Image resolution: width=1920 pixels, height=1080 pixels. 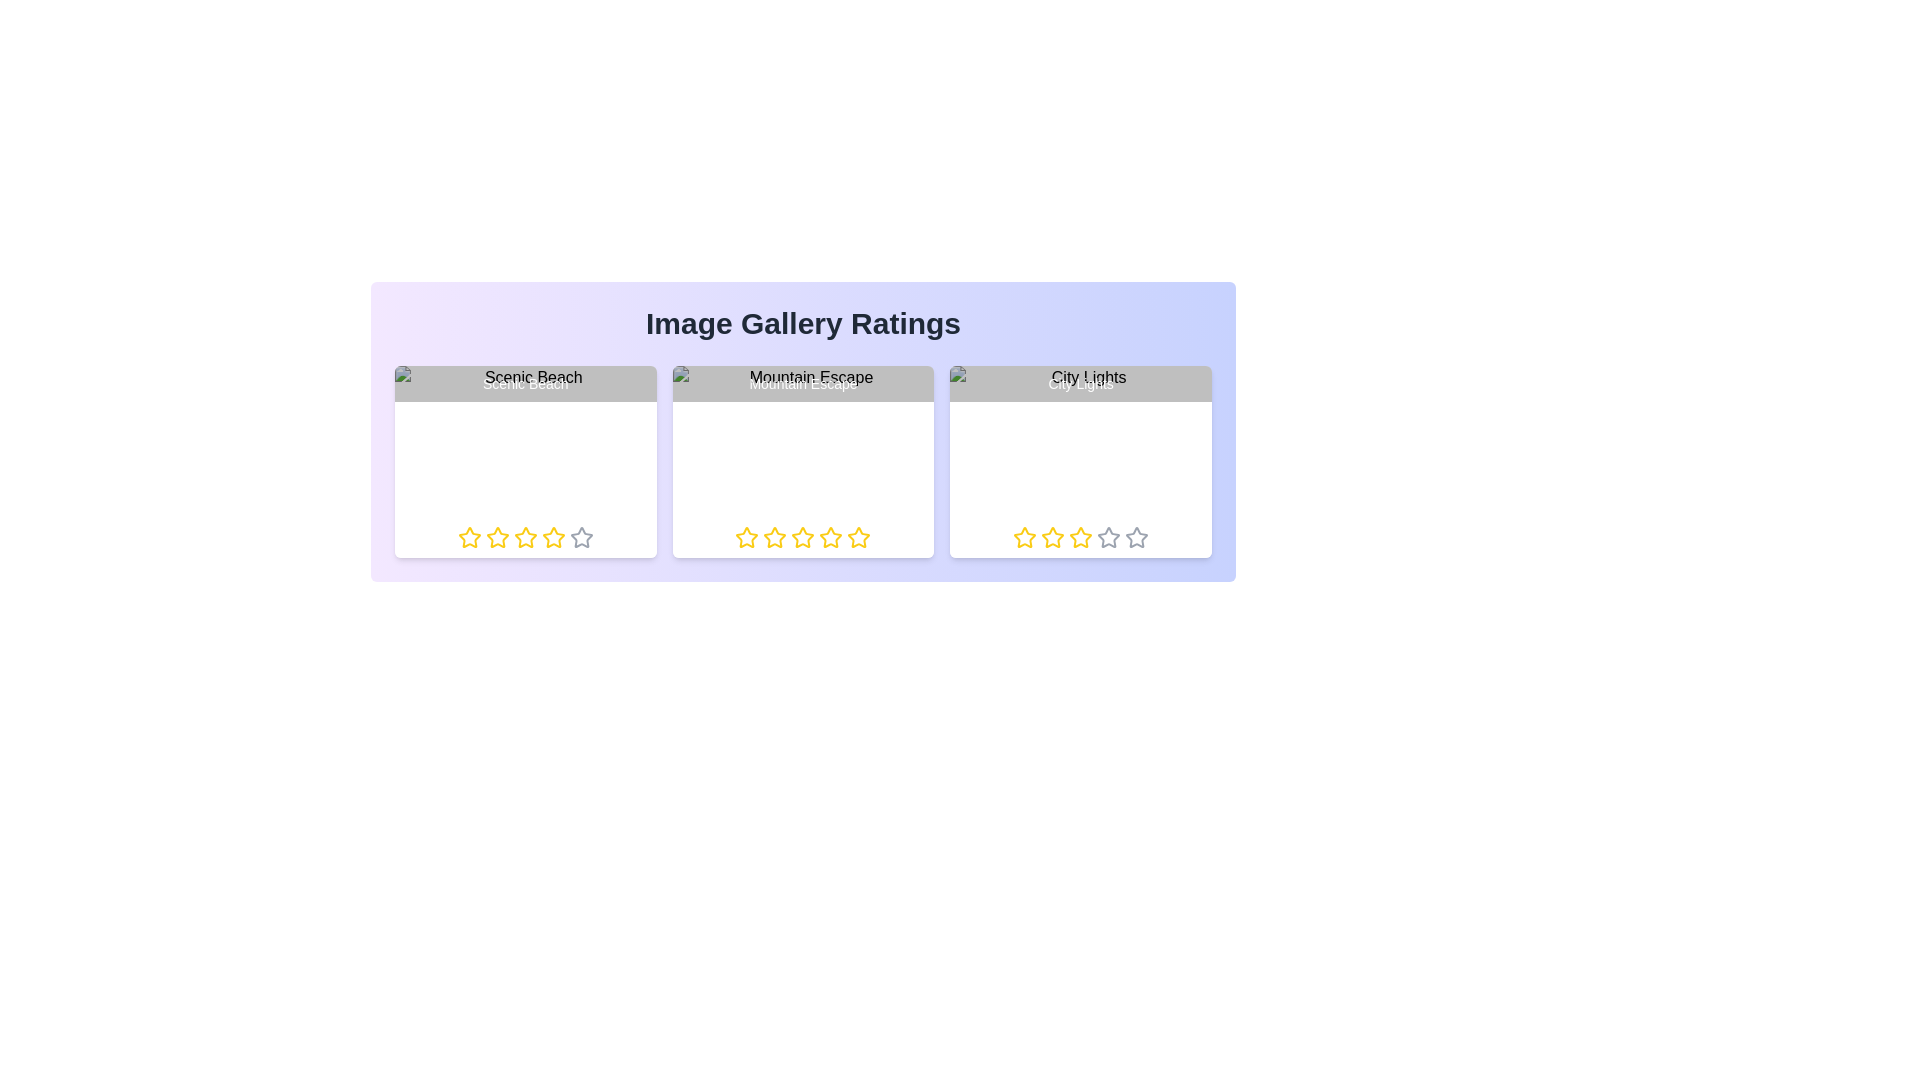 I want to click on the rating for the image titled 'Mountain Escape' to 2 stars, so click(x=762, y=536).